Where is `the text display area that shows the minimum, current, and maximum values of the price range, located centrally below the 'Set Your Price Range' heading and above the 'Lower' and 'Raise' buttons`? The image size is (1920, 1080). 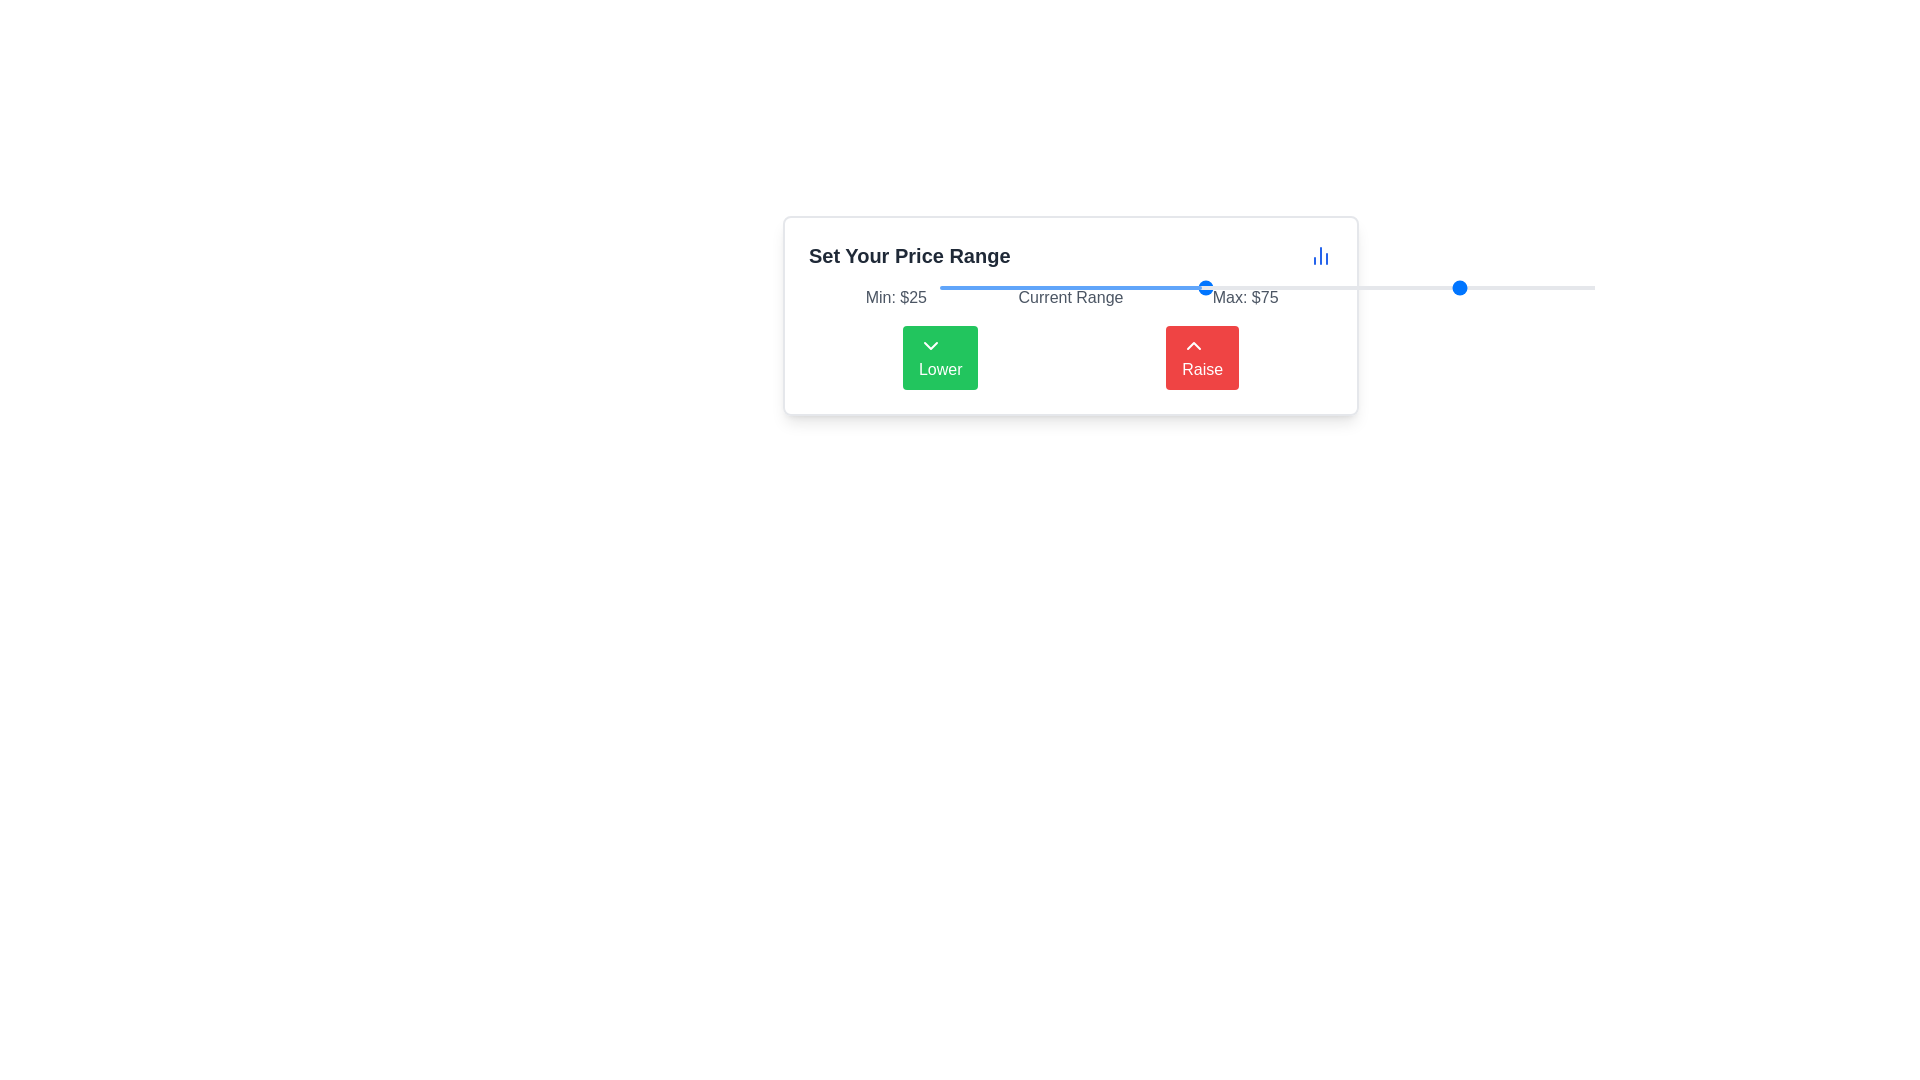 the text display area that shows the minimum, current, and maximum values of the price range, located centrally below the 'Set Your Price Range' heading and above the 'Lower' and 'Raise' buttons is located at coordinates (1069, 297).